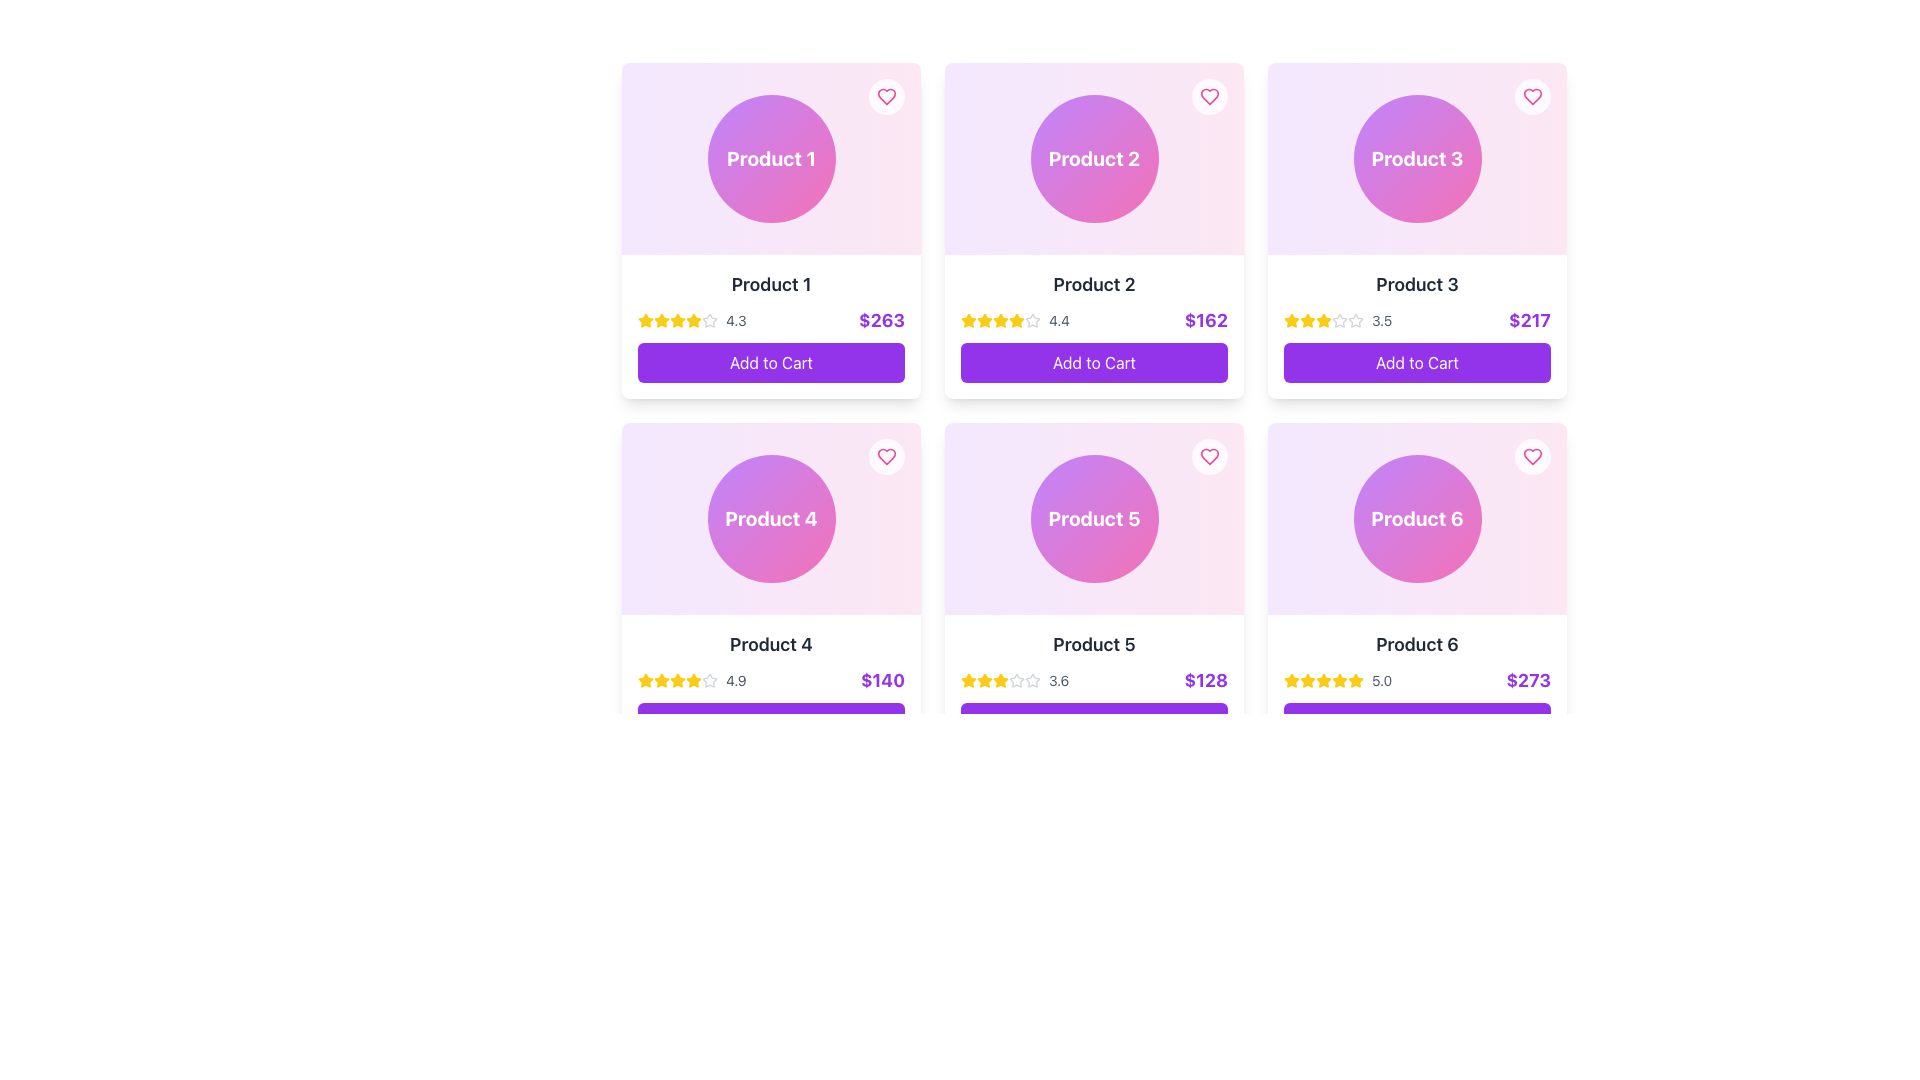 This screenshot has width=1920, height=1080. Describe the element at coordinates (1416, 362) in the screenshot. I see `the button located at the bottom of the card displaying 'Product 3'` at that location.